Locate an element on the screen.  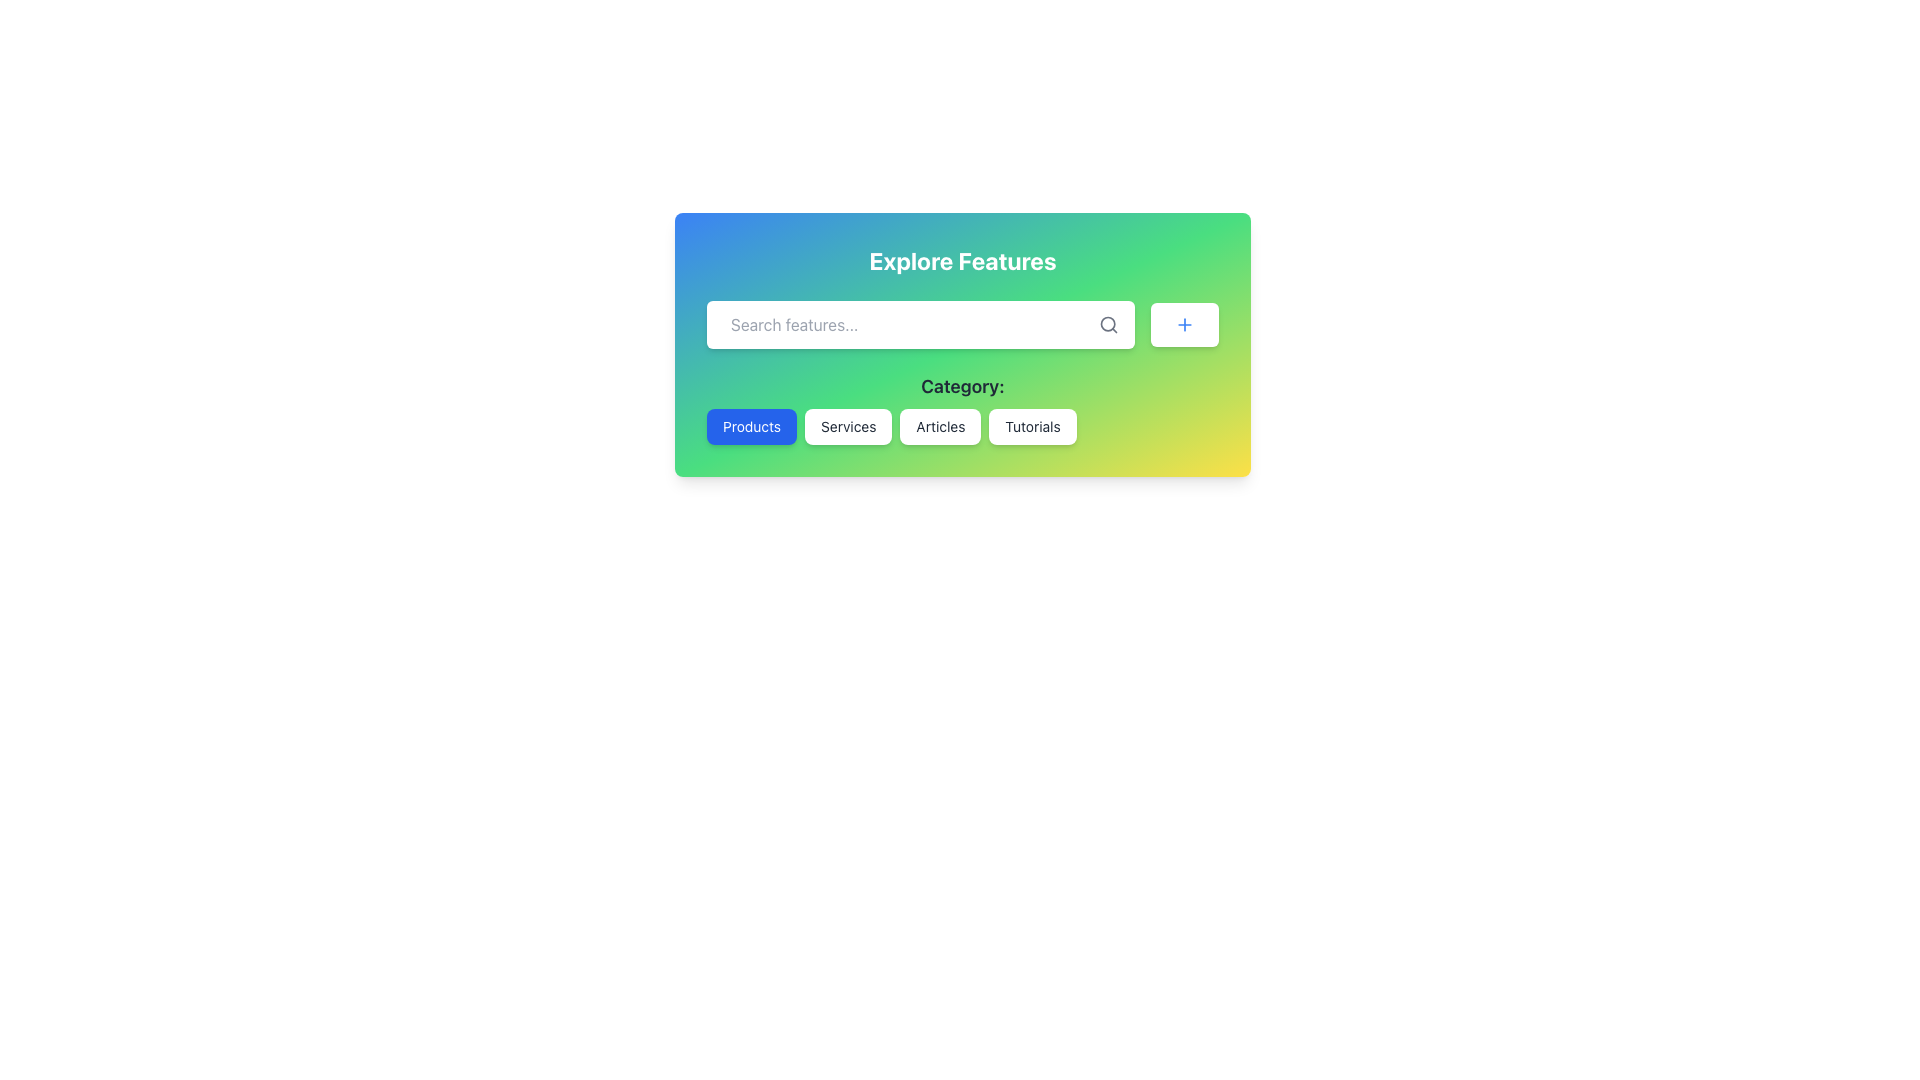
the button with a plus icon located to the right of the horizontal search bar at the top of the page to observe the tooltip or style change is located at coordinates (1185, 323).